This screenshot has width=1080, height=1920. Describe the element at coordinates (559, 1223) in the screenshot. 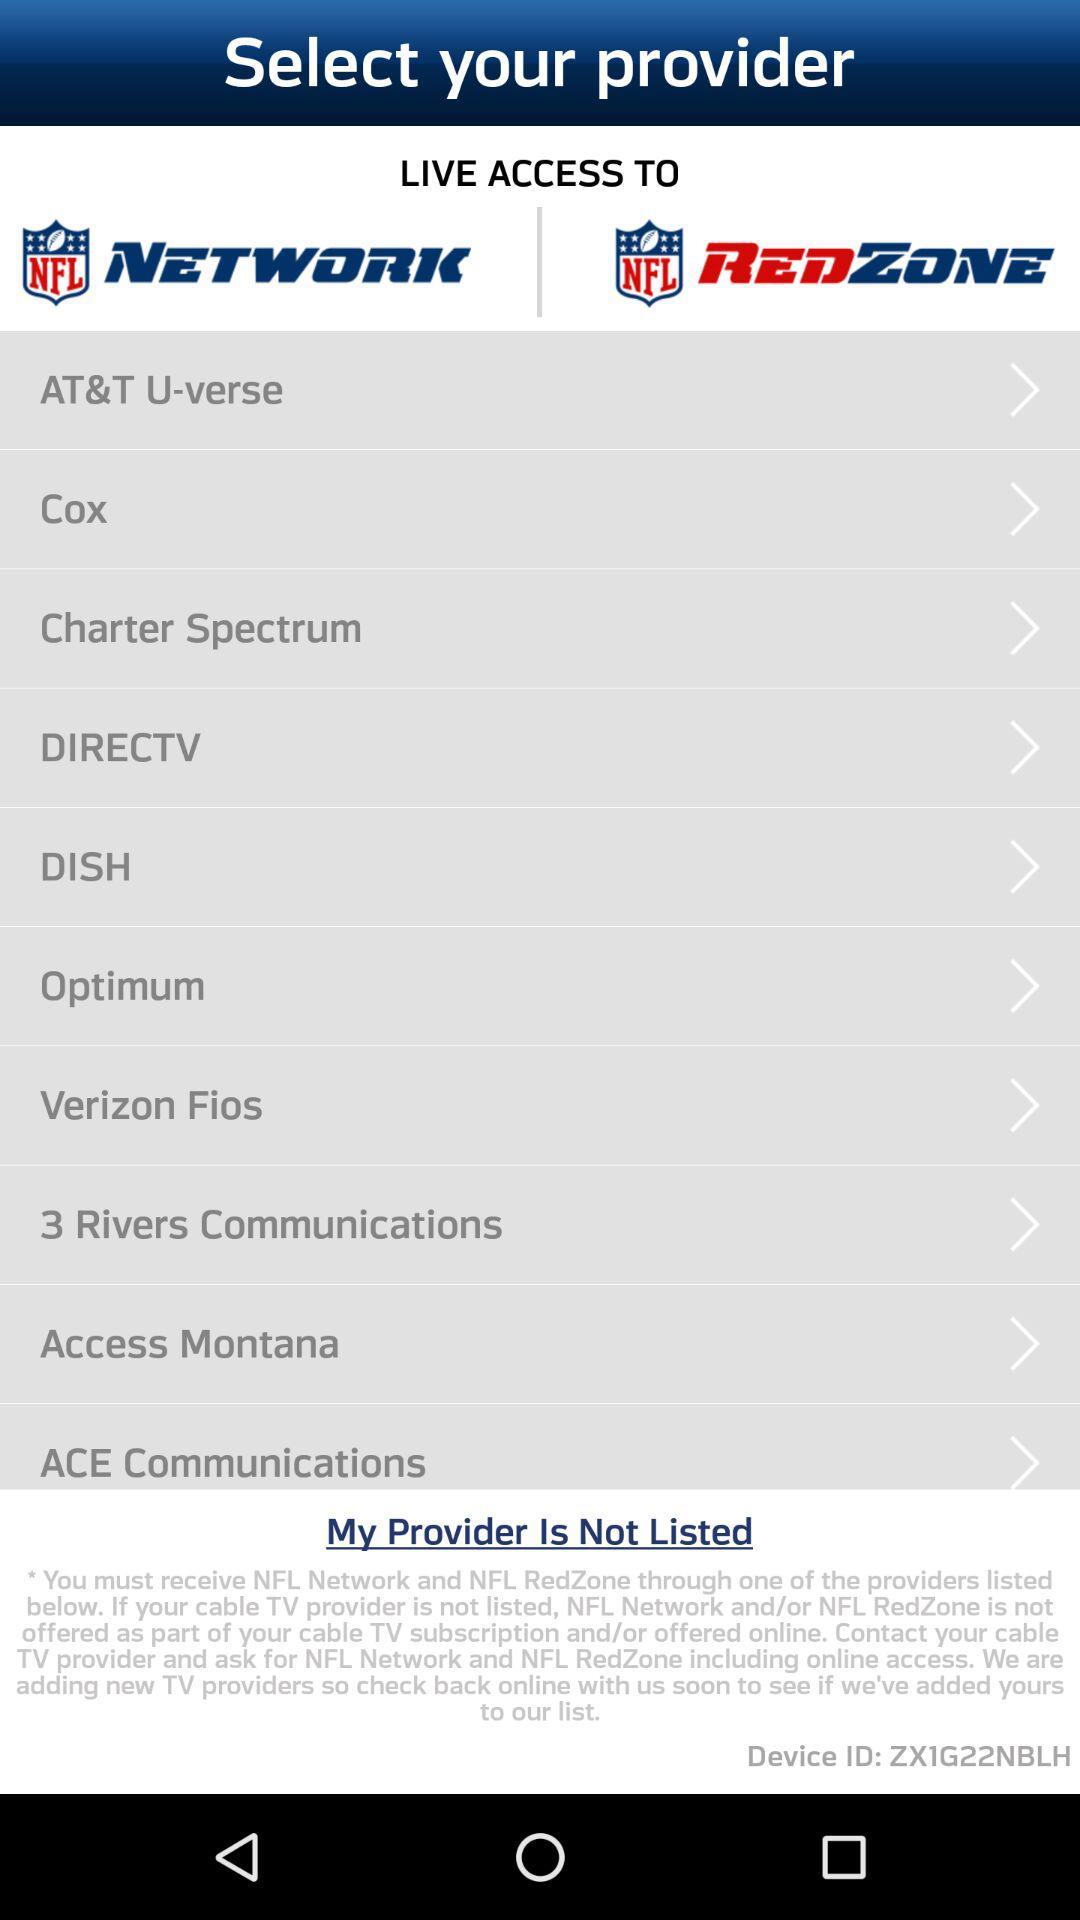

I see `3 rivers communications icon` at that location.